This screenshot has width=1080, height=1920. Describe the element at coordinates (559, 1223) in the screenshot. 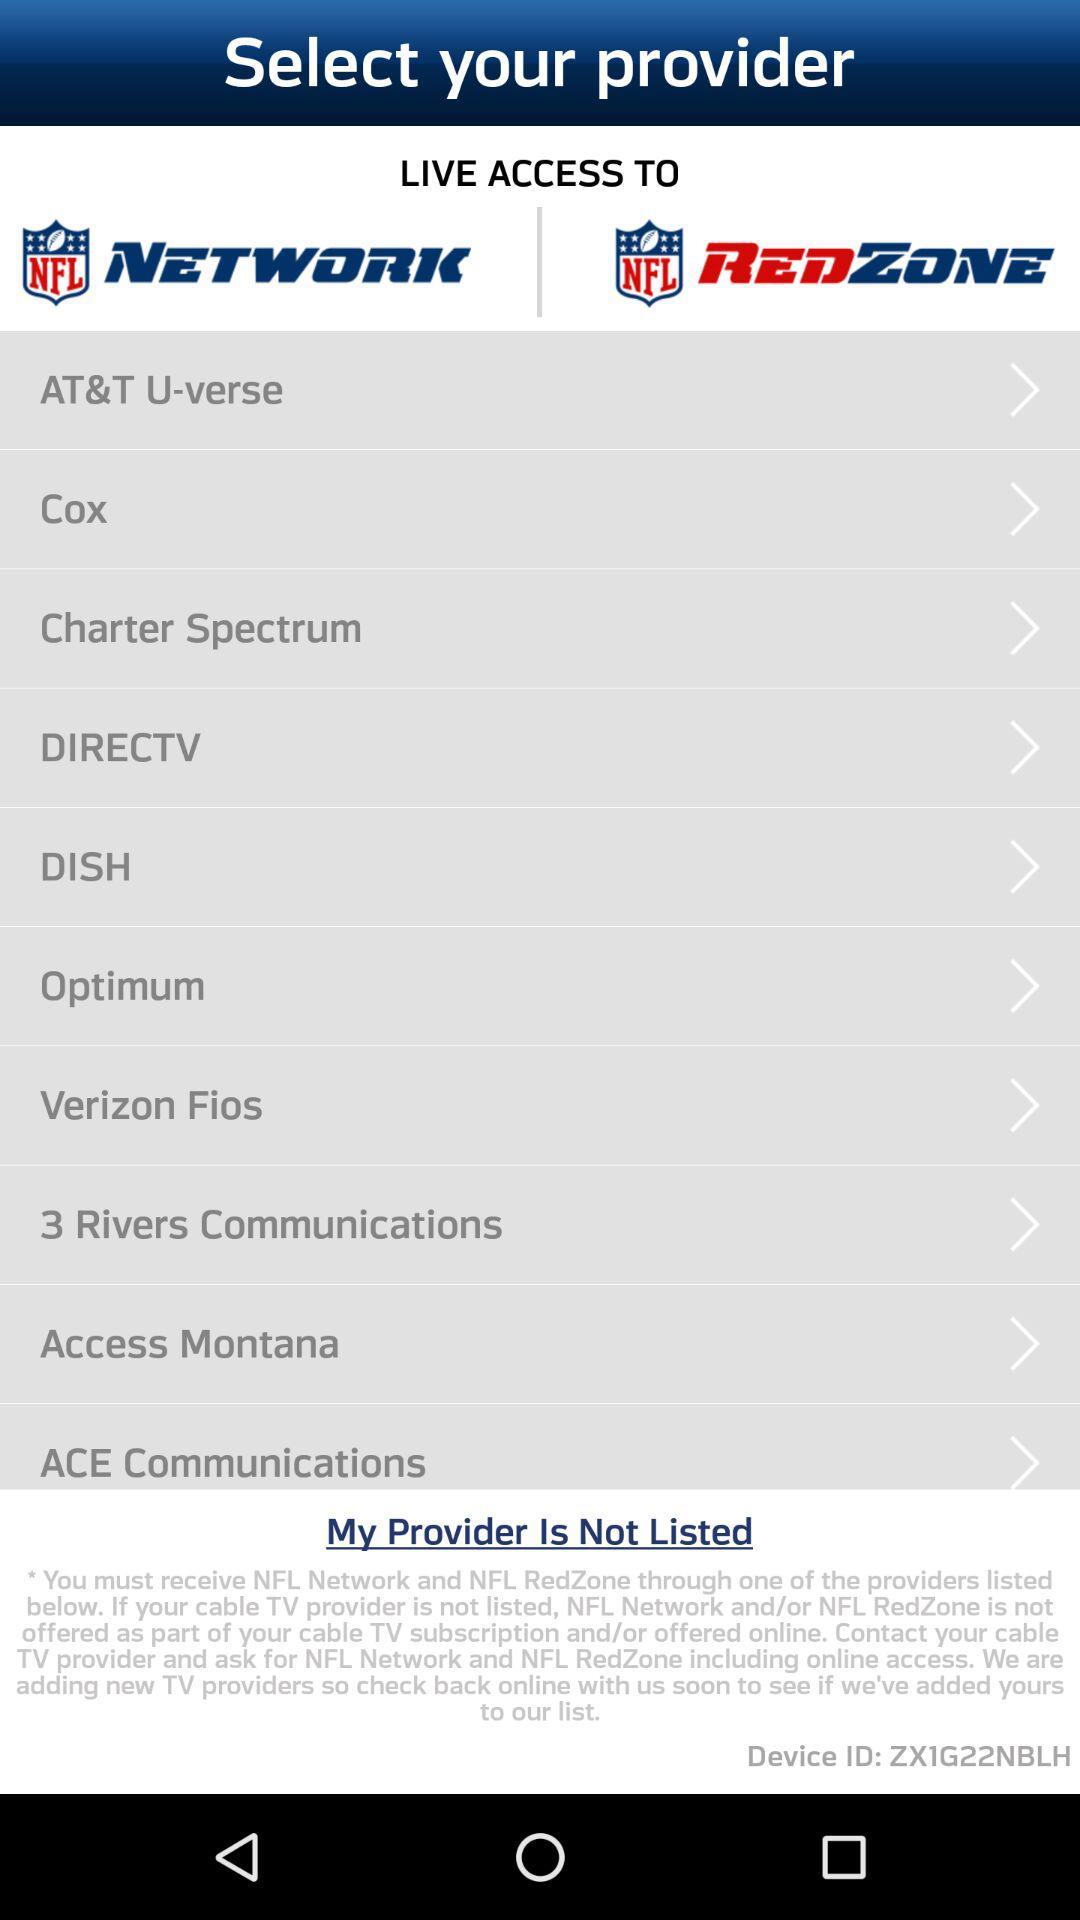

I see `3 rivers communications icon` at that location.